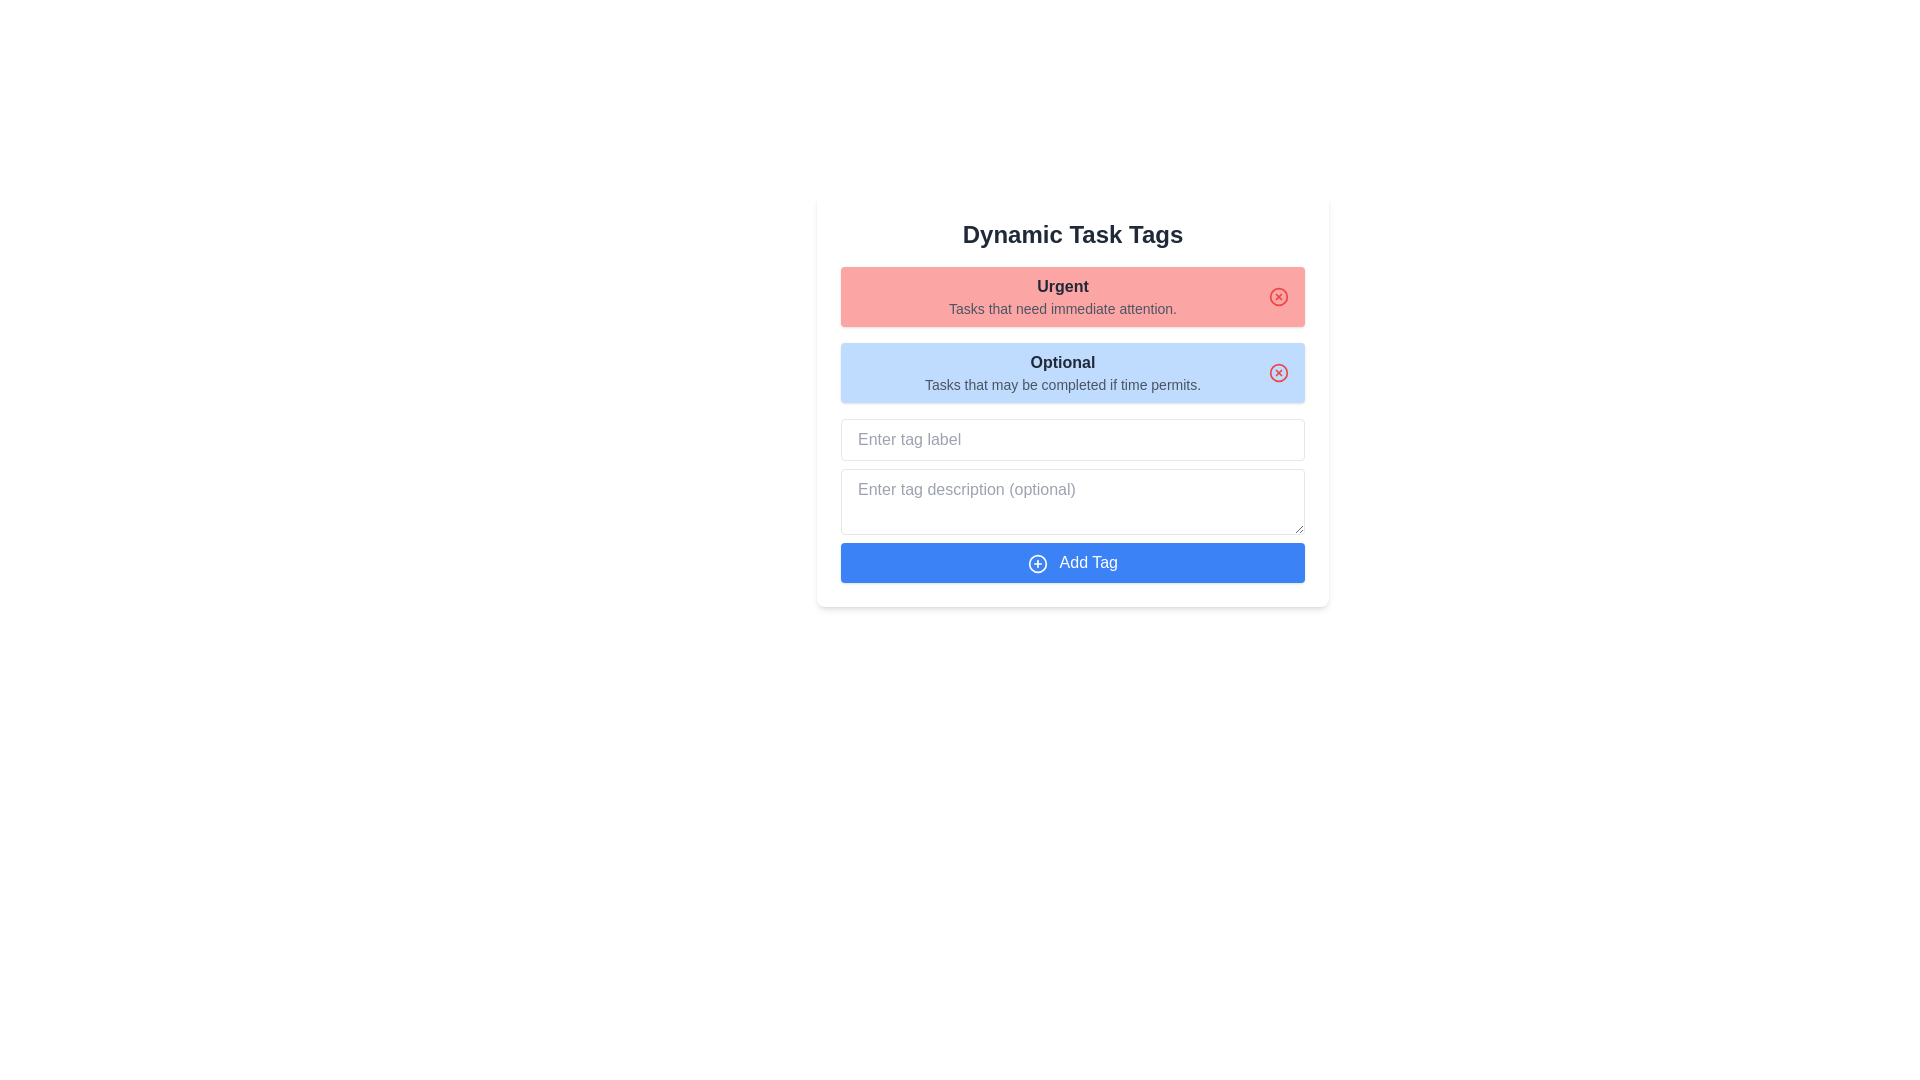 The image size is (1920, 1080). What do you see at coordinates (1072, 401) in the screenshot?
I see `the dynamic task categorization component` at bounding box center [1072, 401].